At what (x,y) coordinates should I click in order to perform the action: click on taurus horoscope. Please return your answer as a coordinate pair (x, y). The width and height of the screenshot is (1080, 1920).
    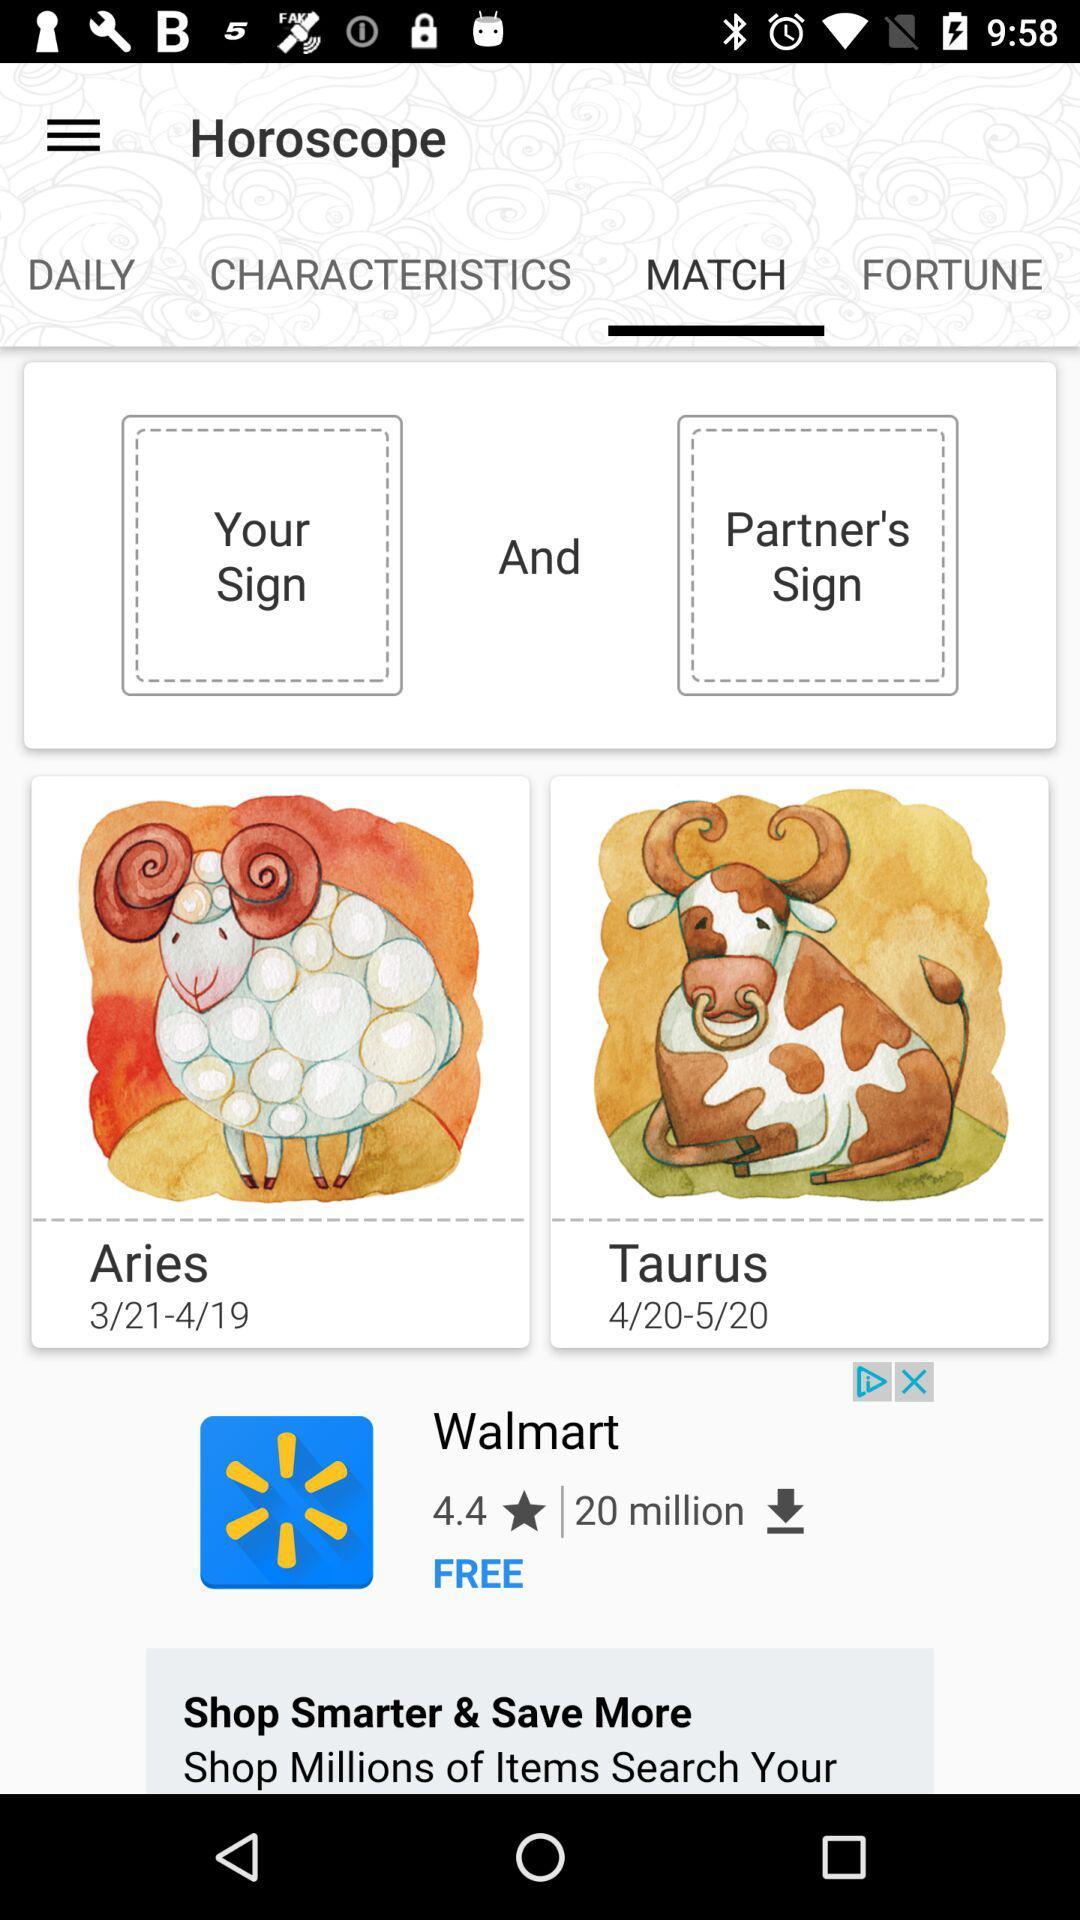
    Looking at the image, I should click on (798, 996).